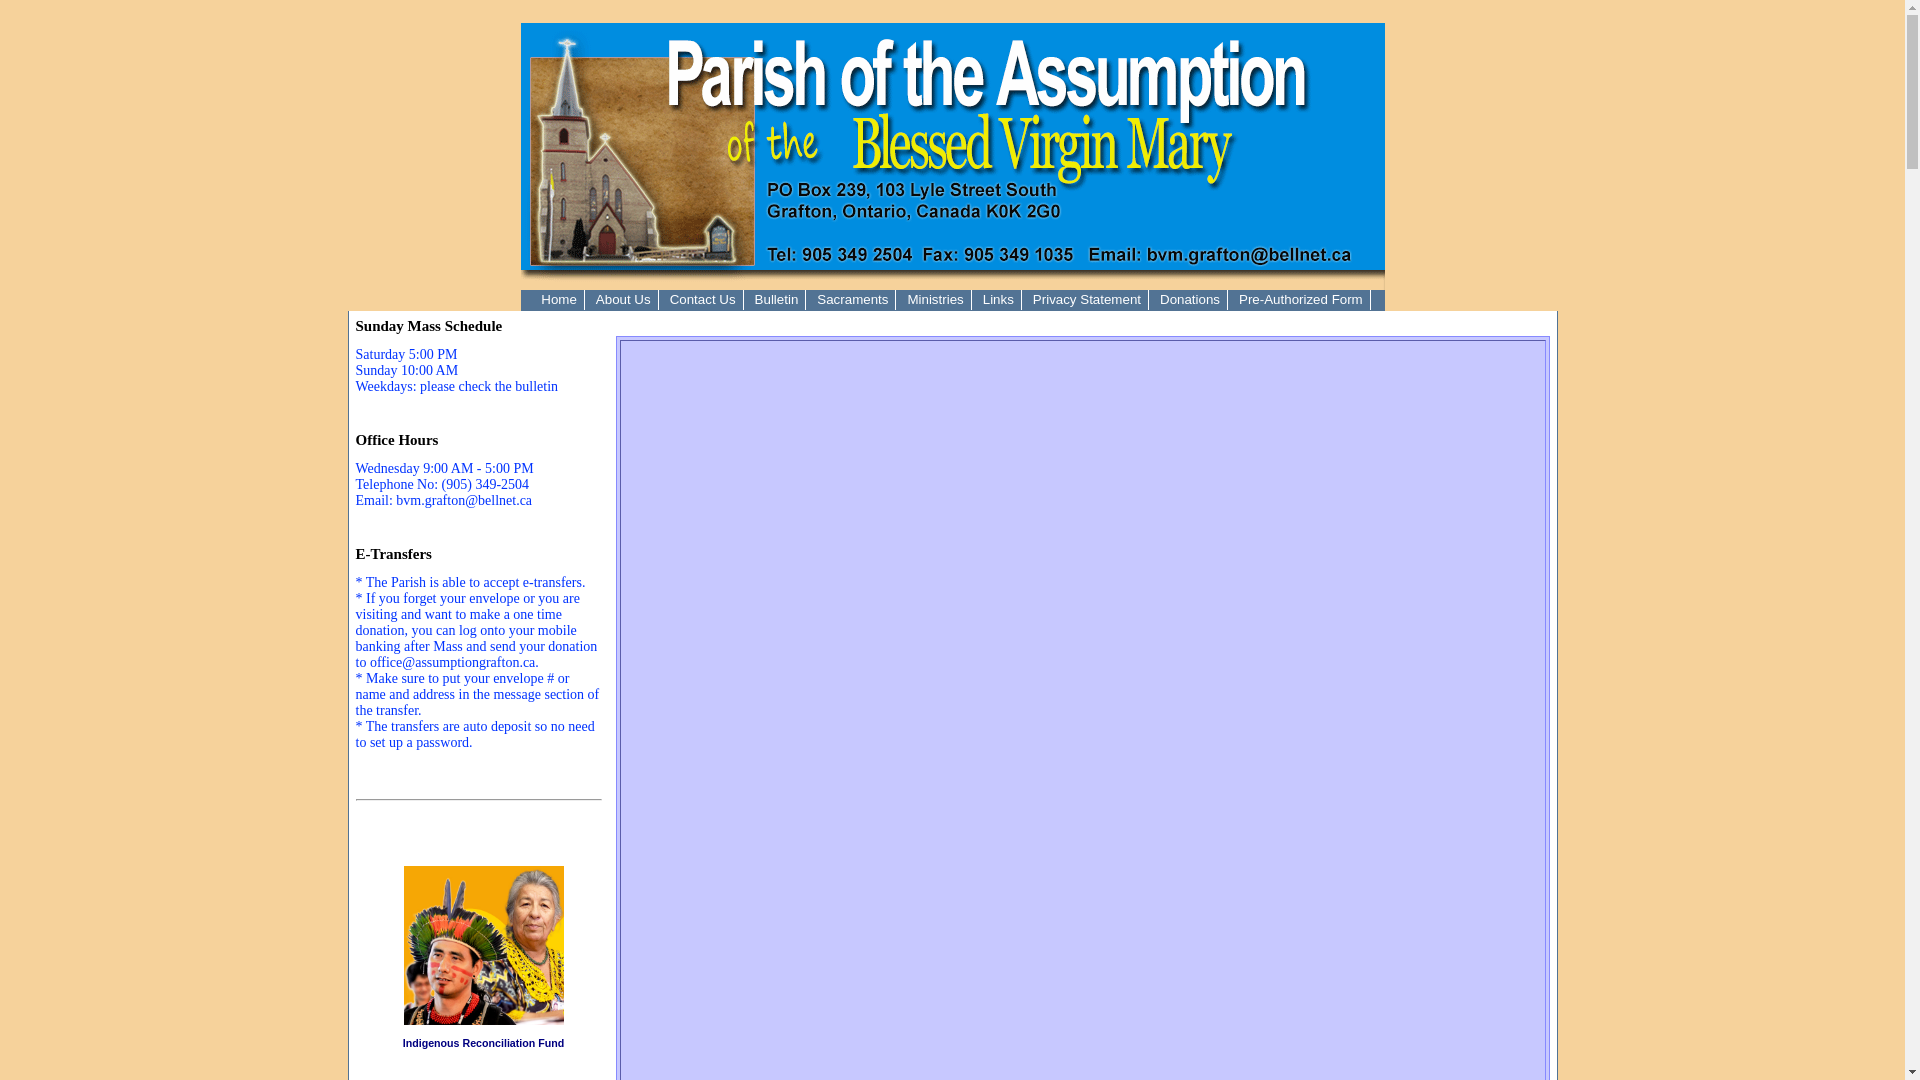  Describe the element at coordinates (559, 299) in the screenshot. I see `'Home'` at that location.